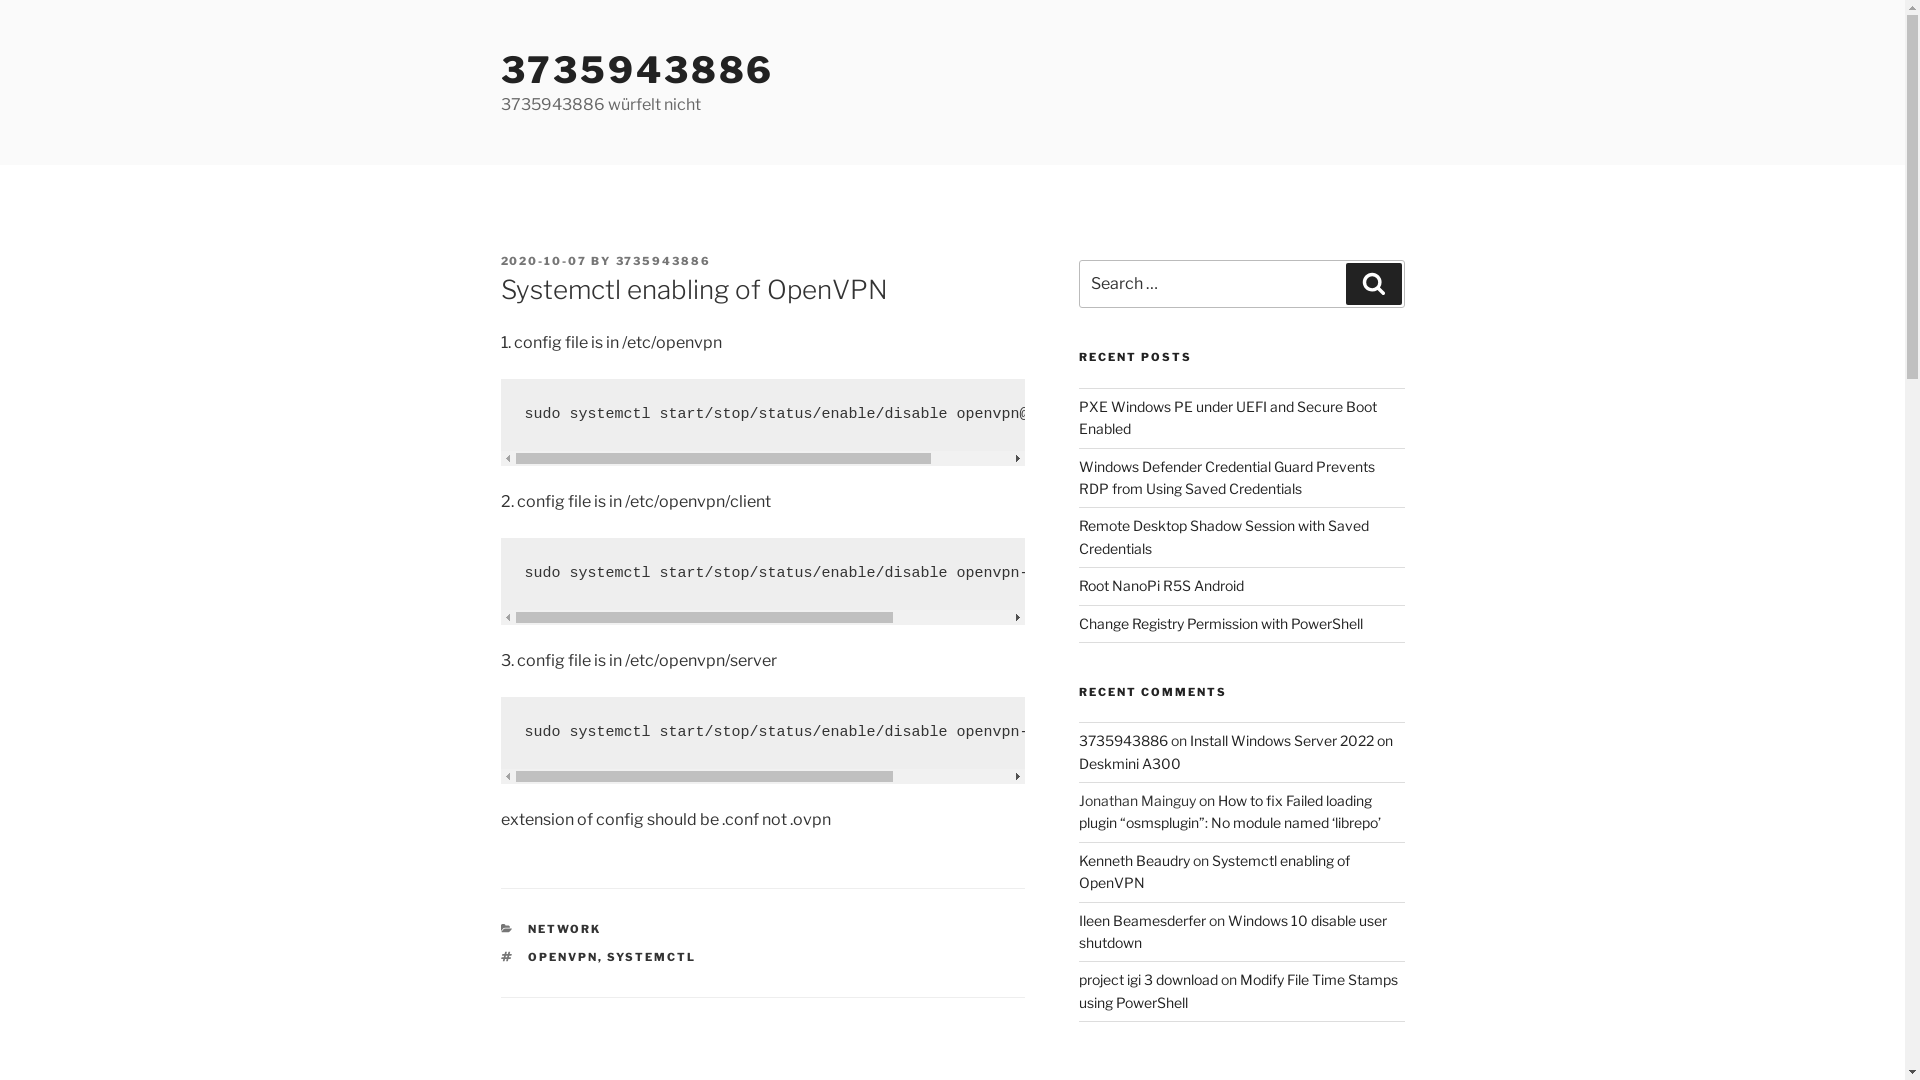  Describe the element at coordinates (614, 260) in the screenshot. I see `'3735943886'` at that location.